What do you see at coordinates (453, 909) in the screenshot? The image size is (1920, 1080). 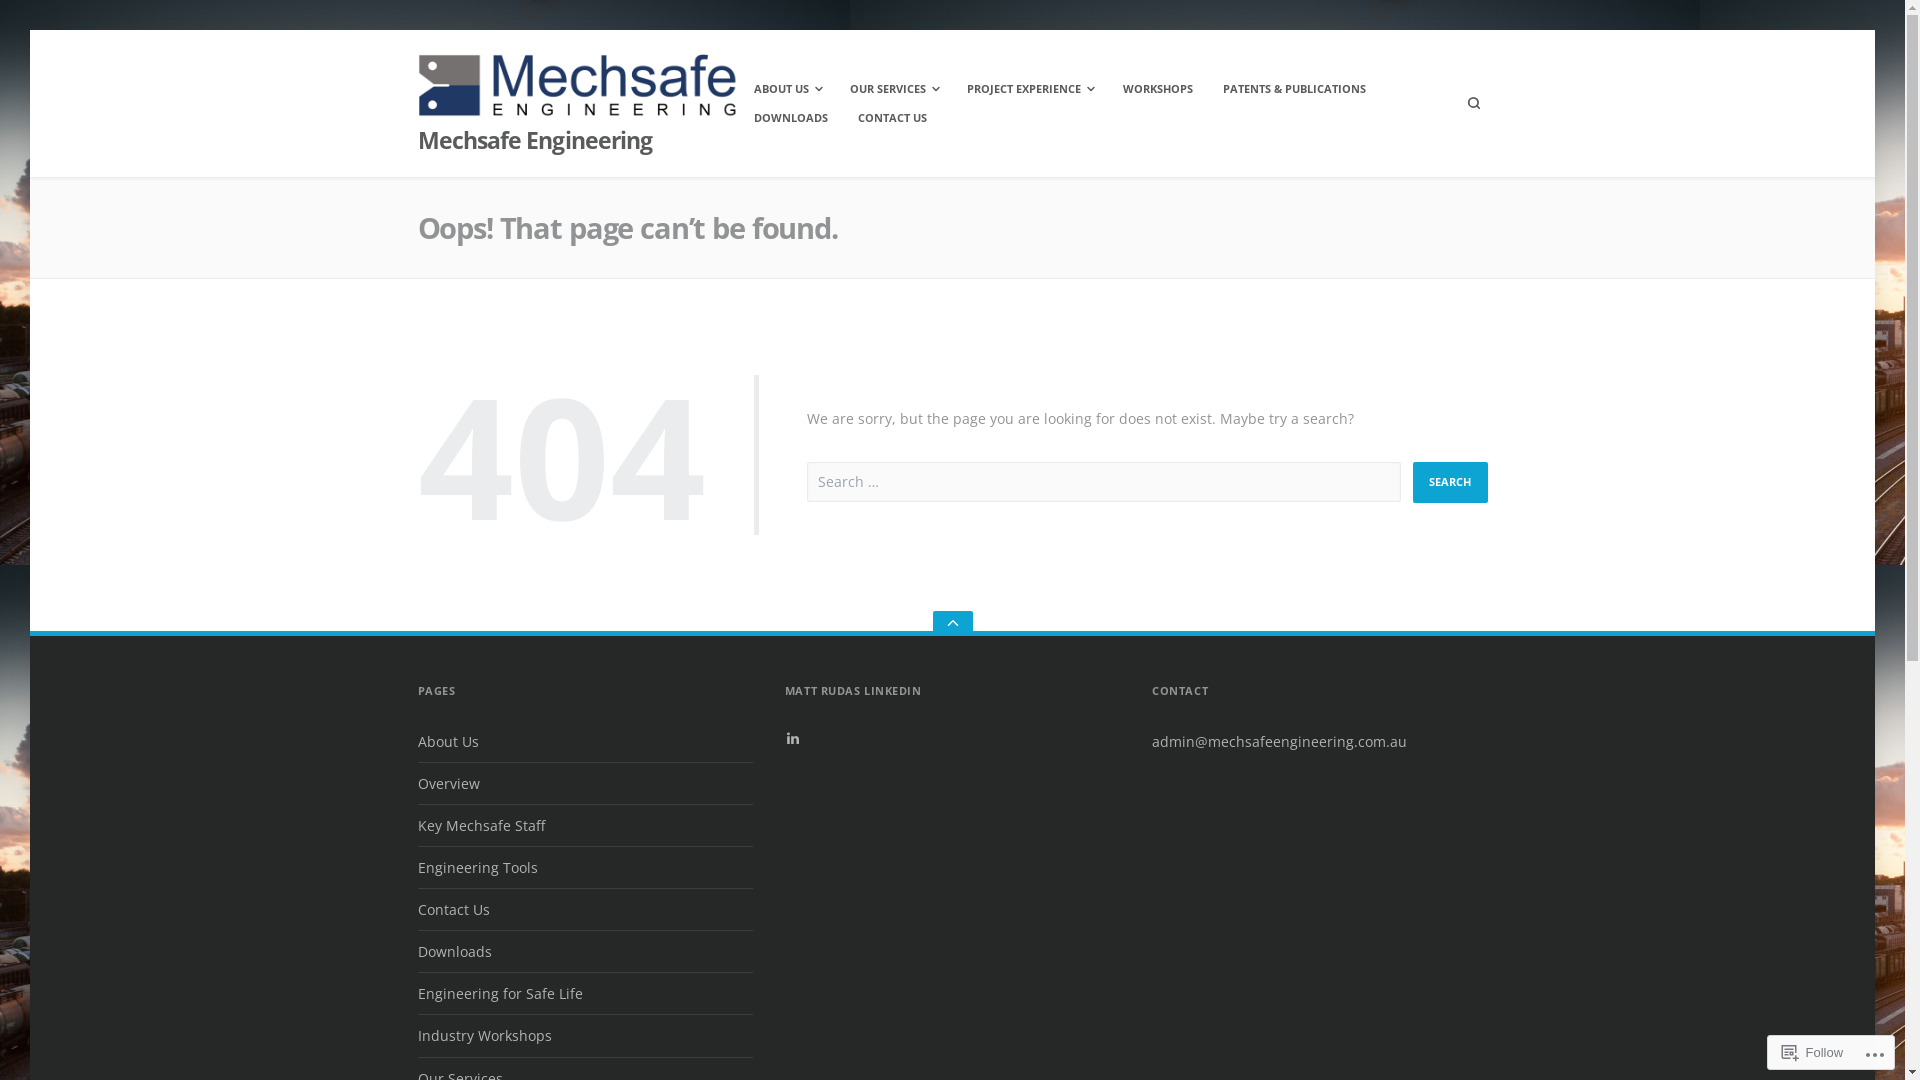 I see `'Contact Us'` at bounding box center [453, 909].